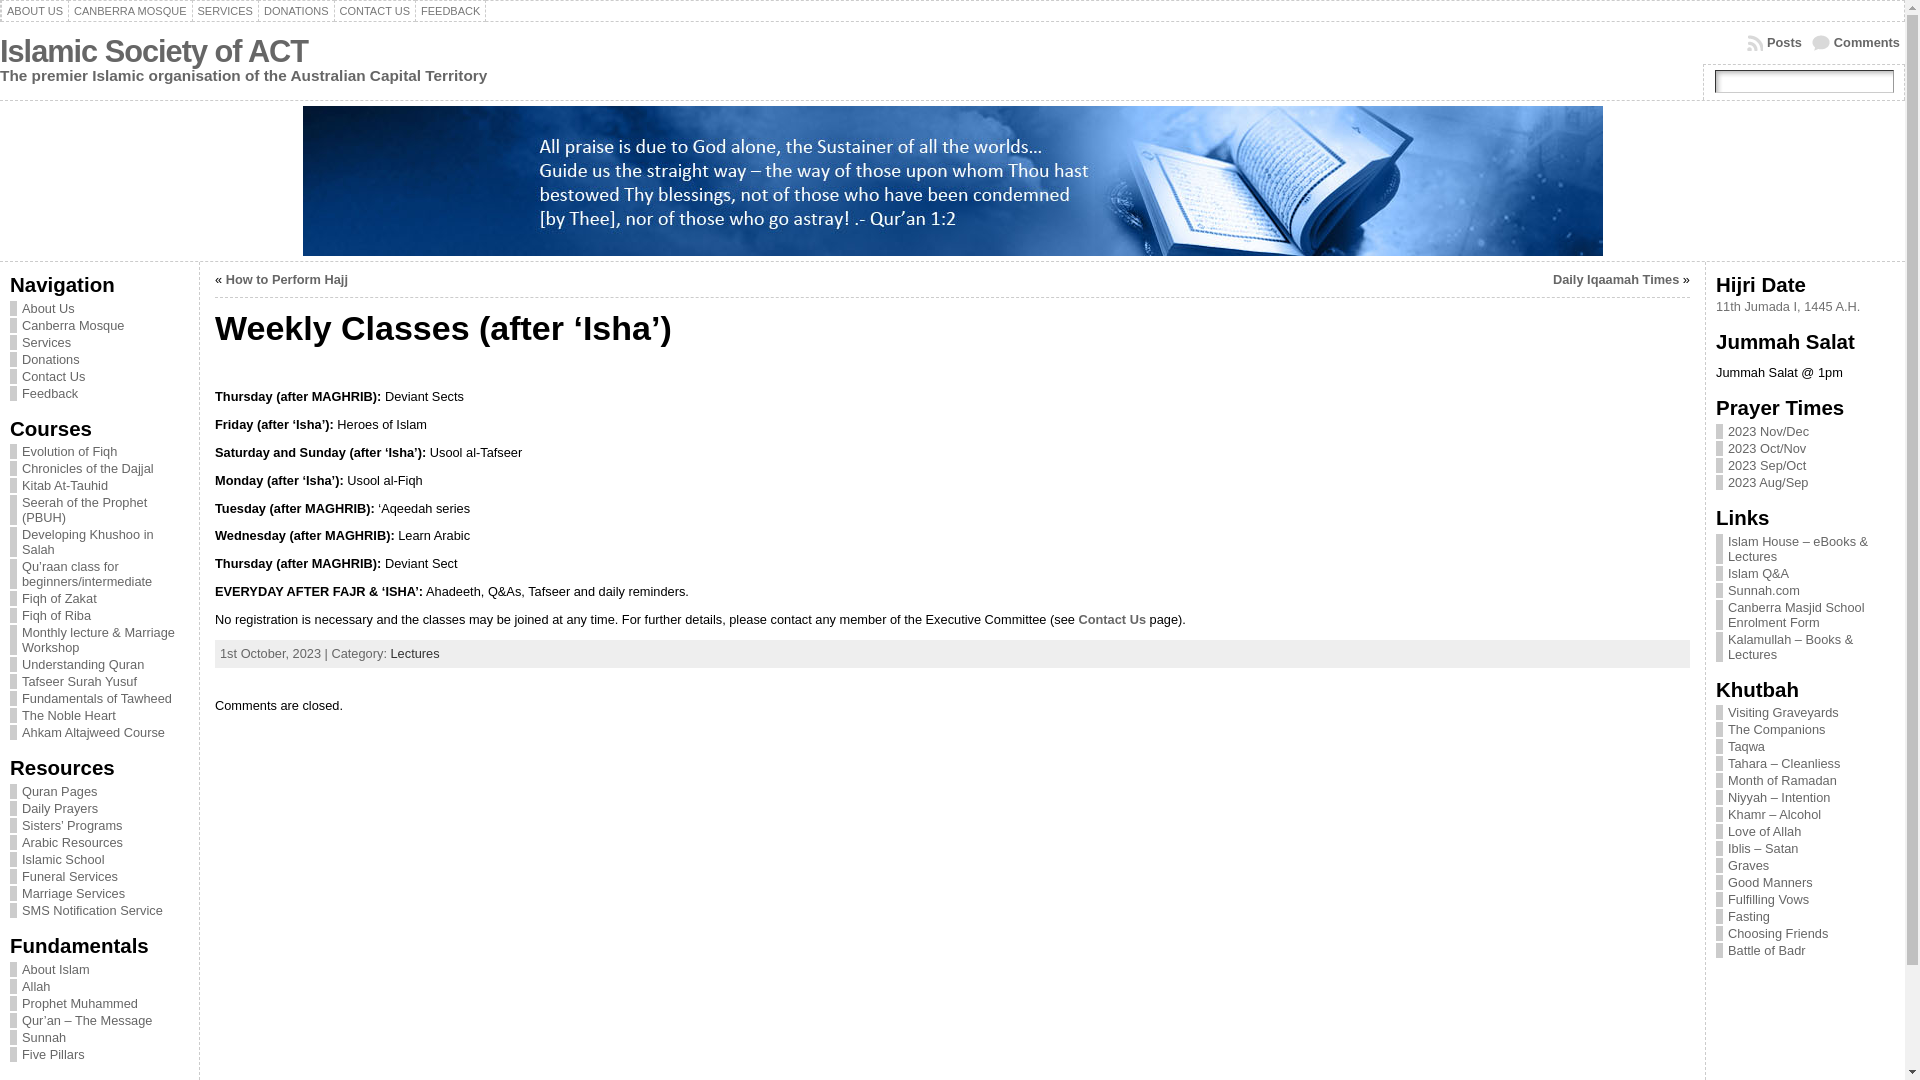 Image resolution: width=1920 pixels, height=1080 pixels. I want to click on 'Good Manners', so click(1770, 881).